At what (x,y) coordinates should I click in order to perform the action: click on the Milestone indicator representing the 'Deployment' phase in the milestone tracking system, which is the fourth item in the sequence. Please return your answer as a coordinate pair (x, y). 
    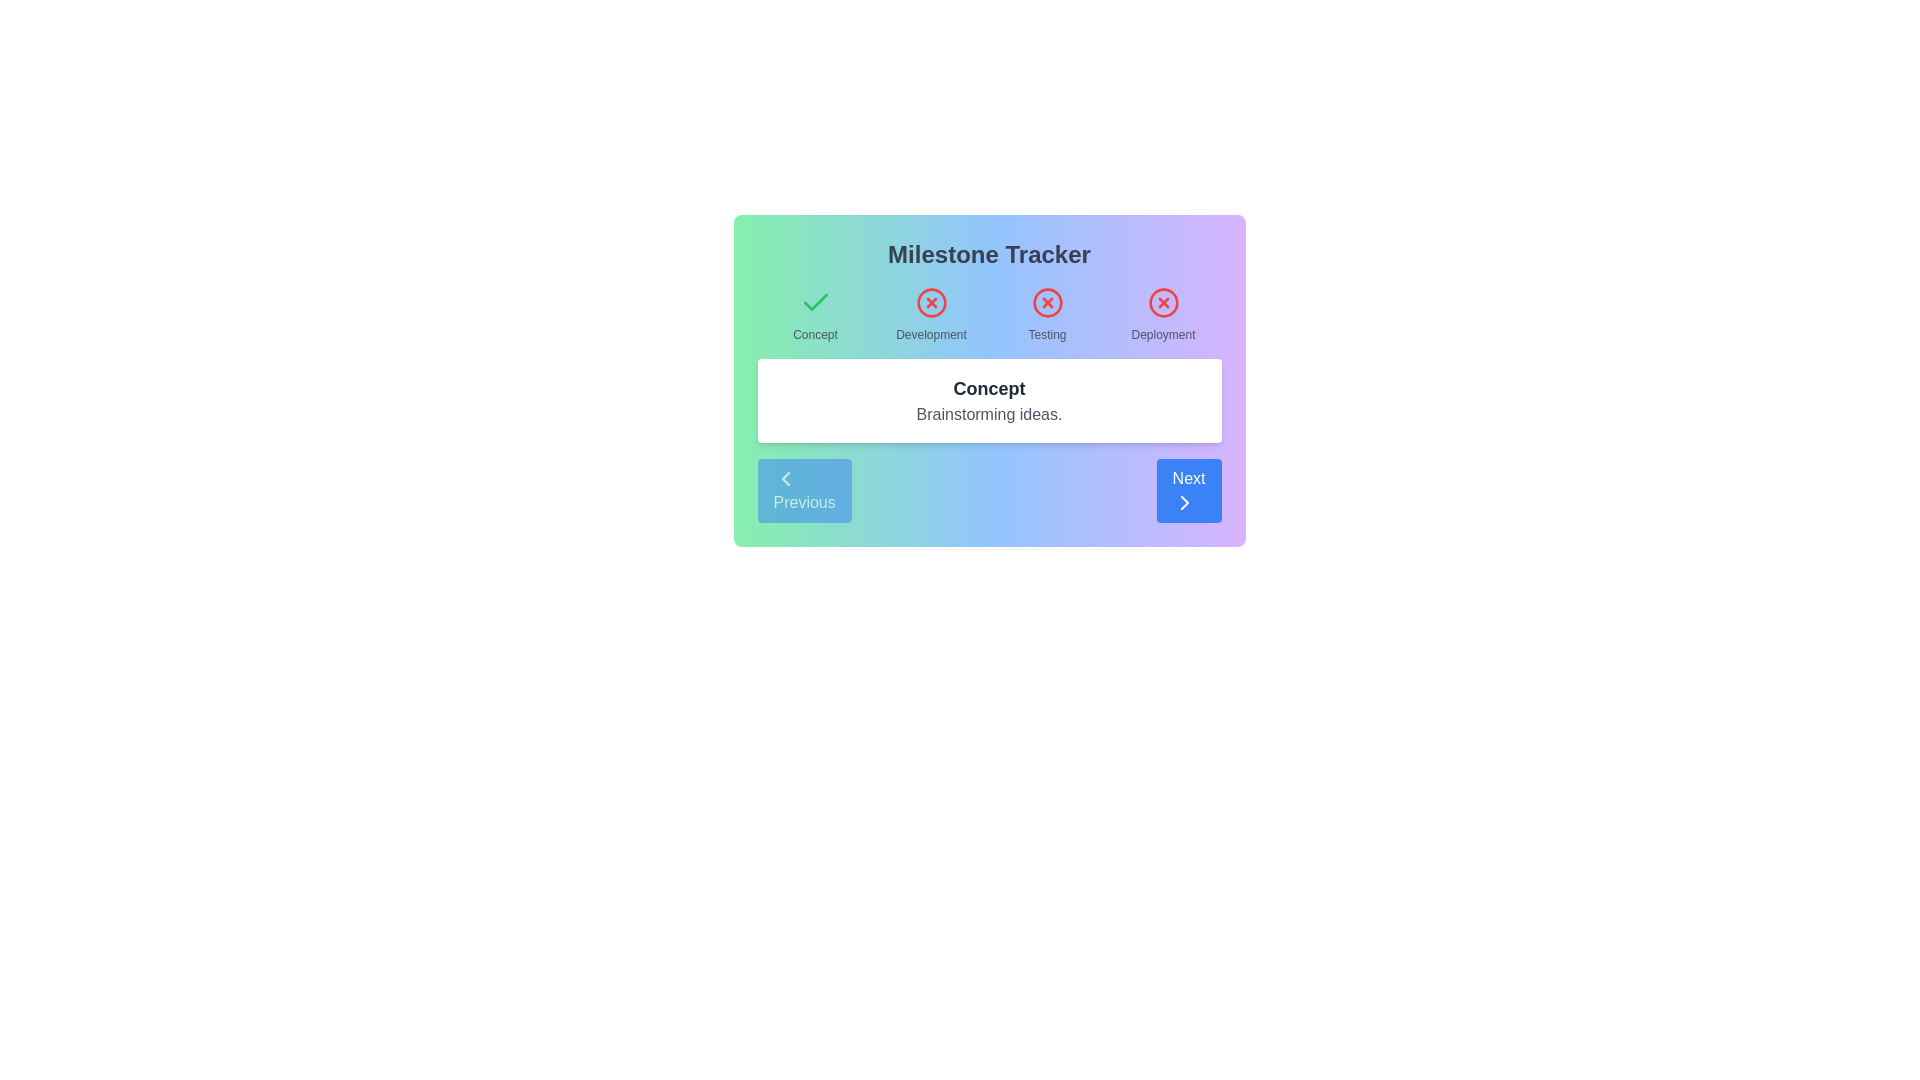
    Looking at the image, I should click on (1163, 315).